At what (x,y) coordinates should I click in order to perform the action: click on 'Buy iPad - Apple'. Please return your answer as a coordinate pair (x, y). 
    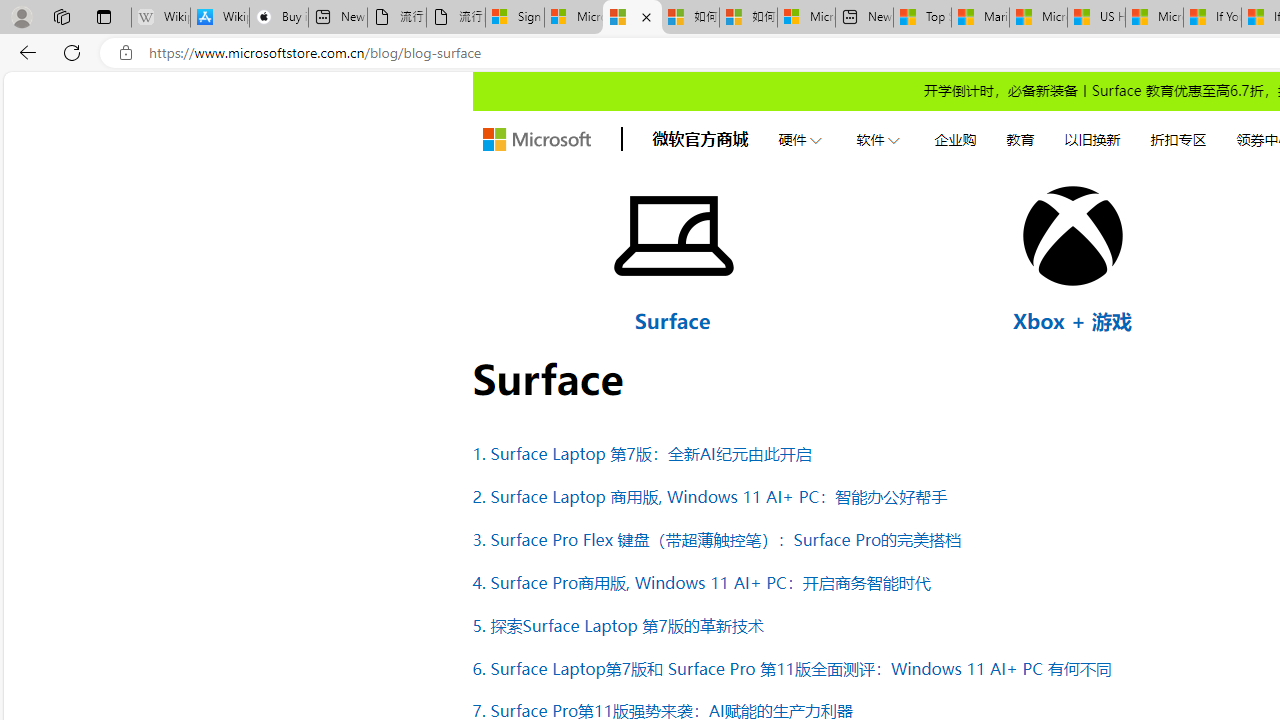
    Looking at the image, I should click on (278, 17).